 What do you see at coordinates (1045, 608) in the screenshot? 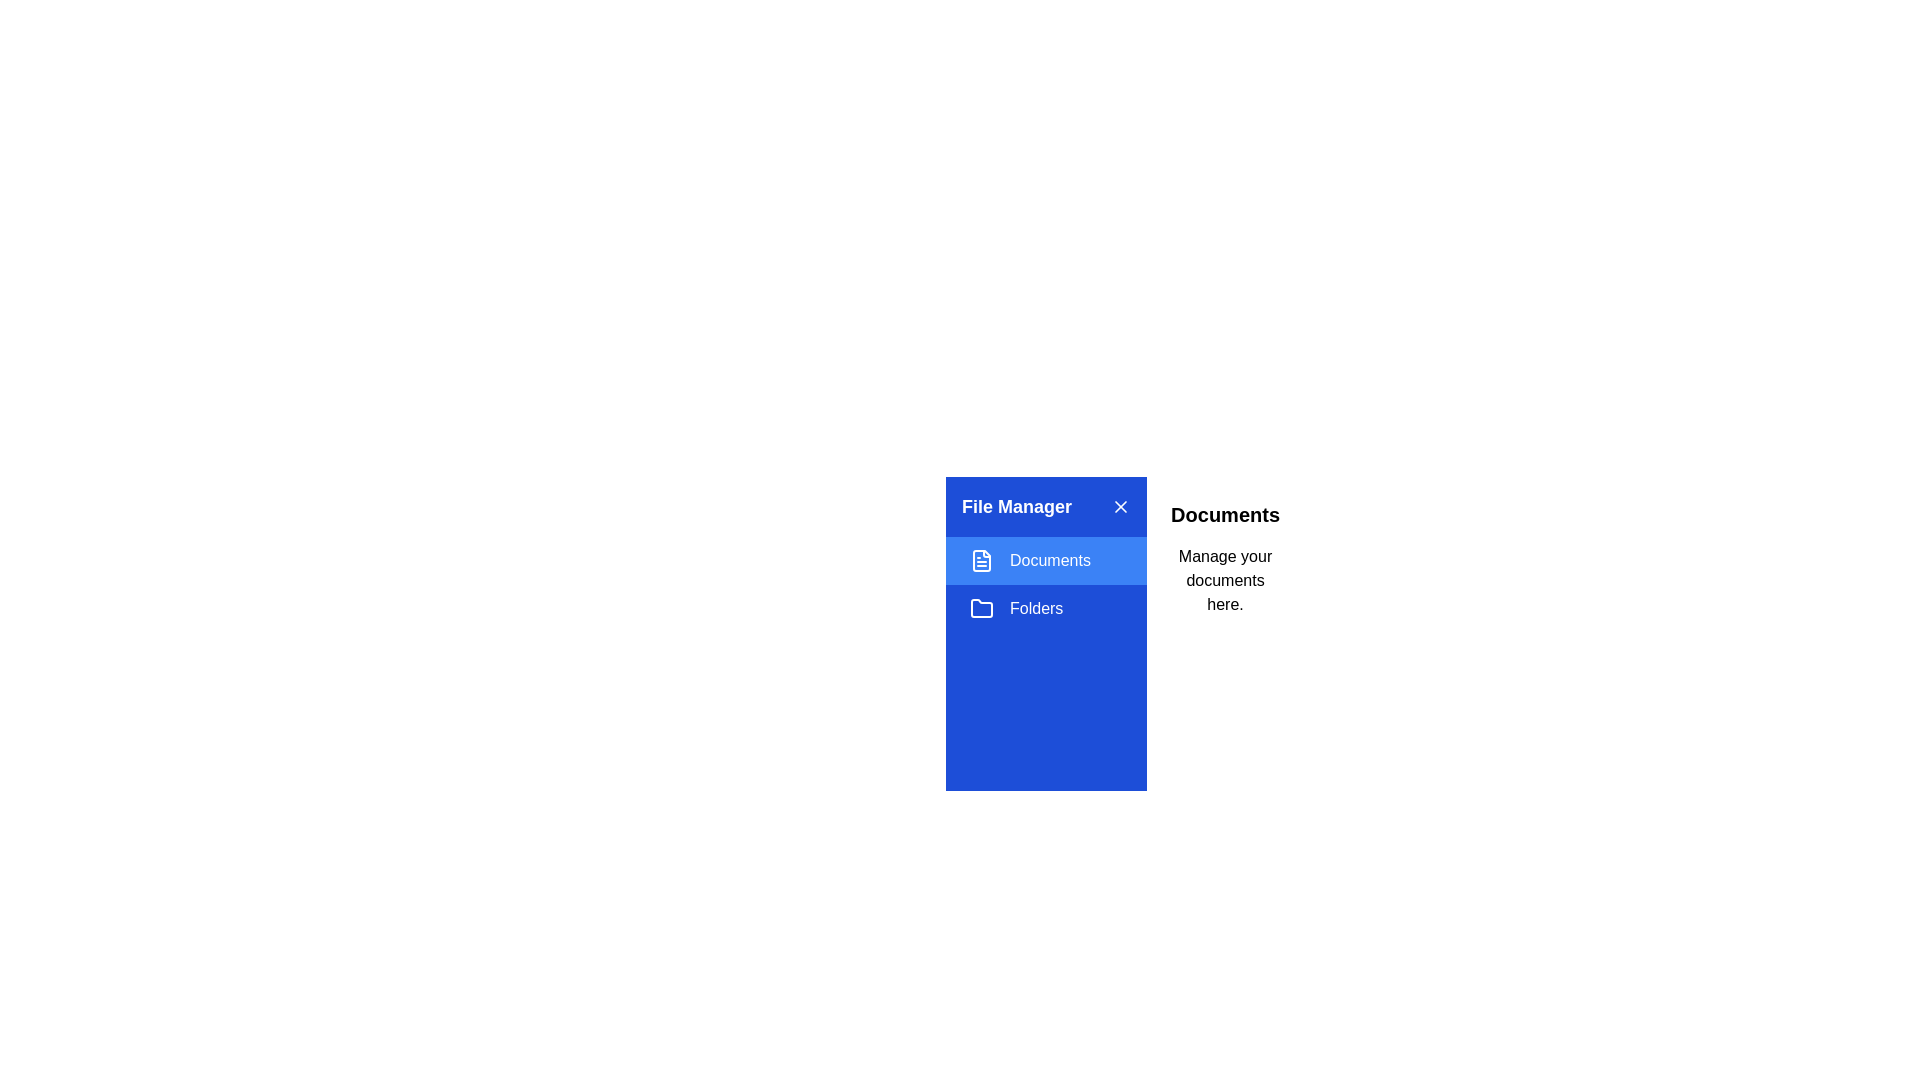
I see `the section Folders in the drawer` at bounding box center [1045, 608].